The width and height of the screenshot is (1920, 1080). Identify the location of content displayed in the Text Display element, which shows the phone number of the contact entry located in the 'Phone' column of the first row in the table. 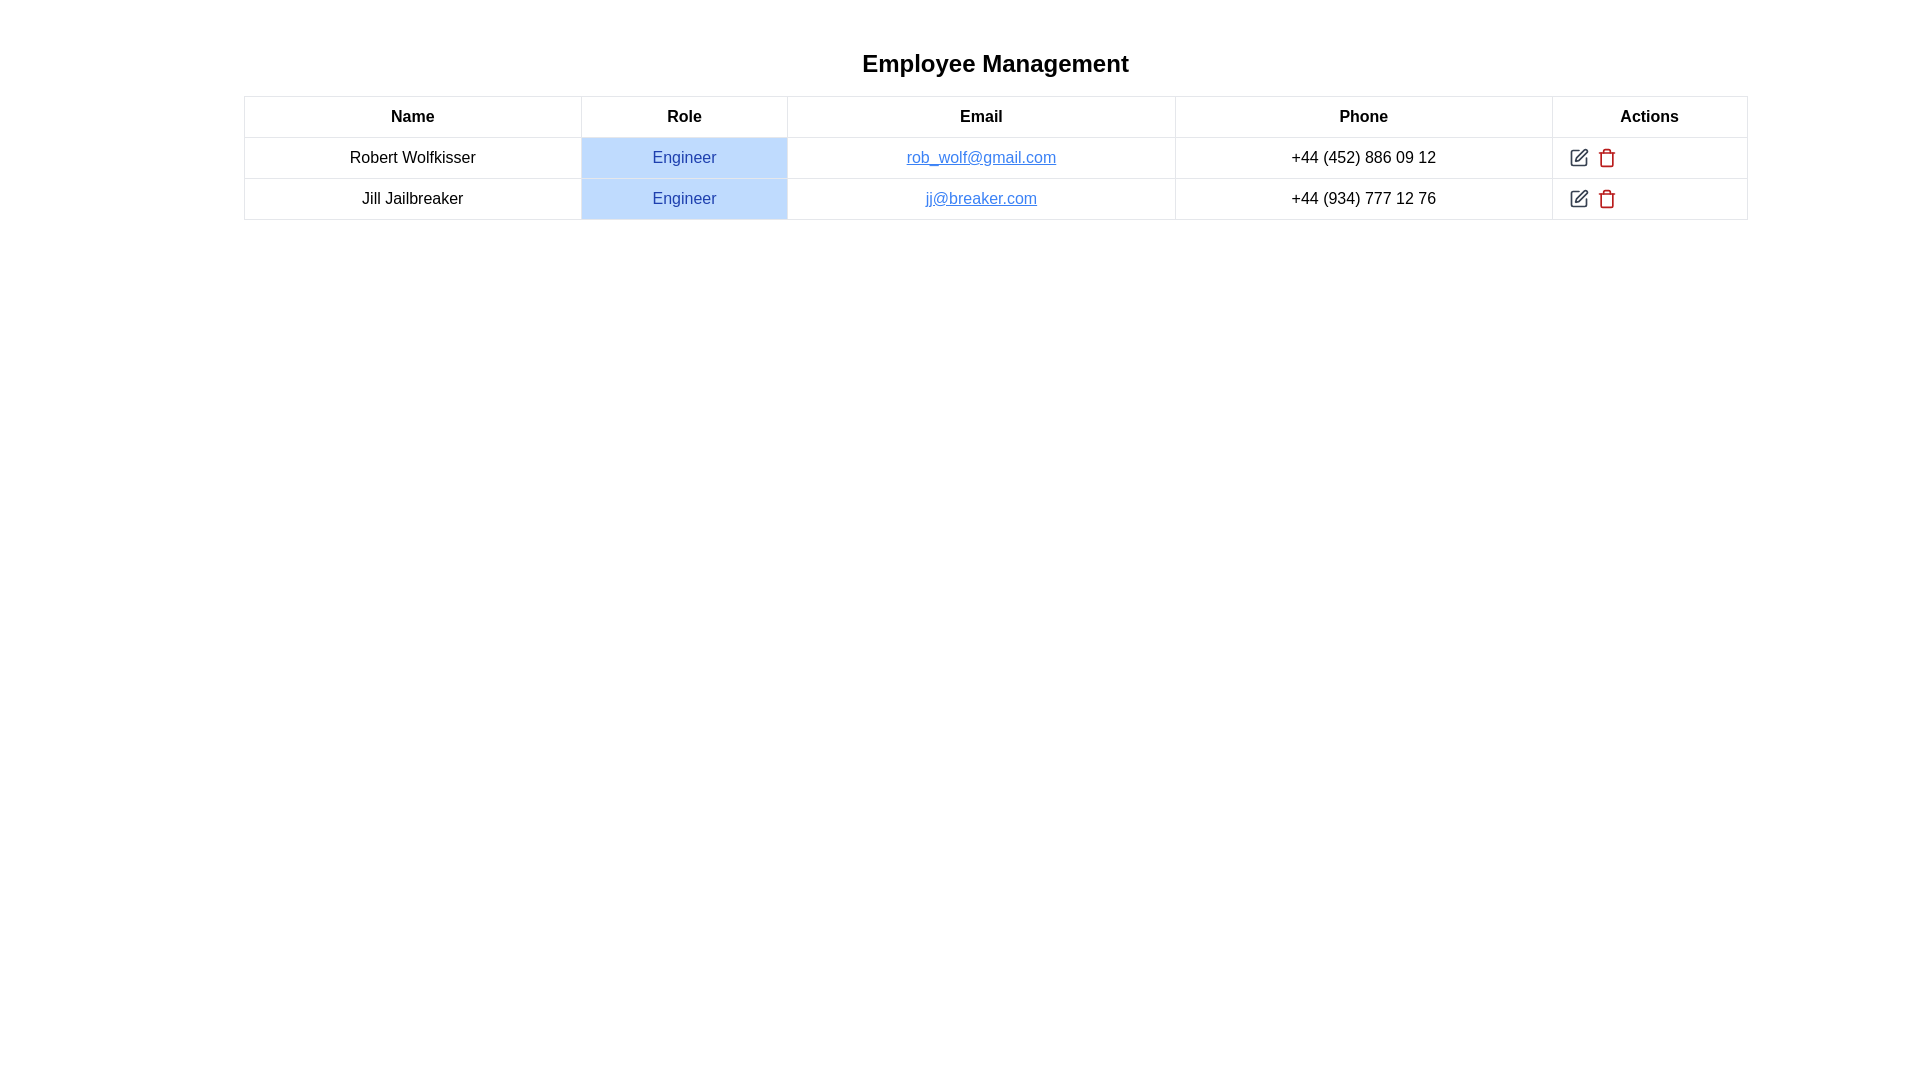
(1362, 157).